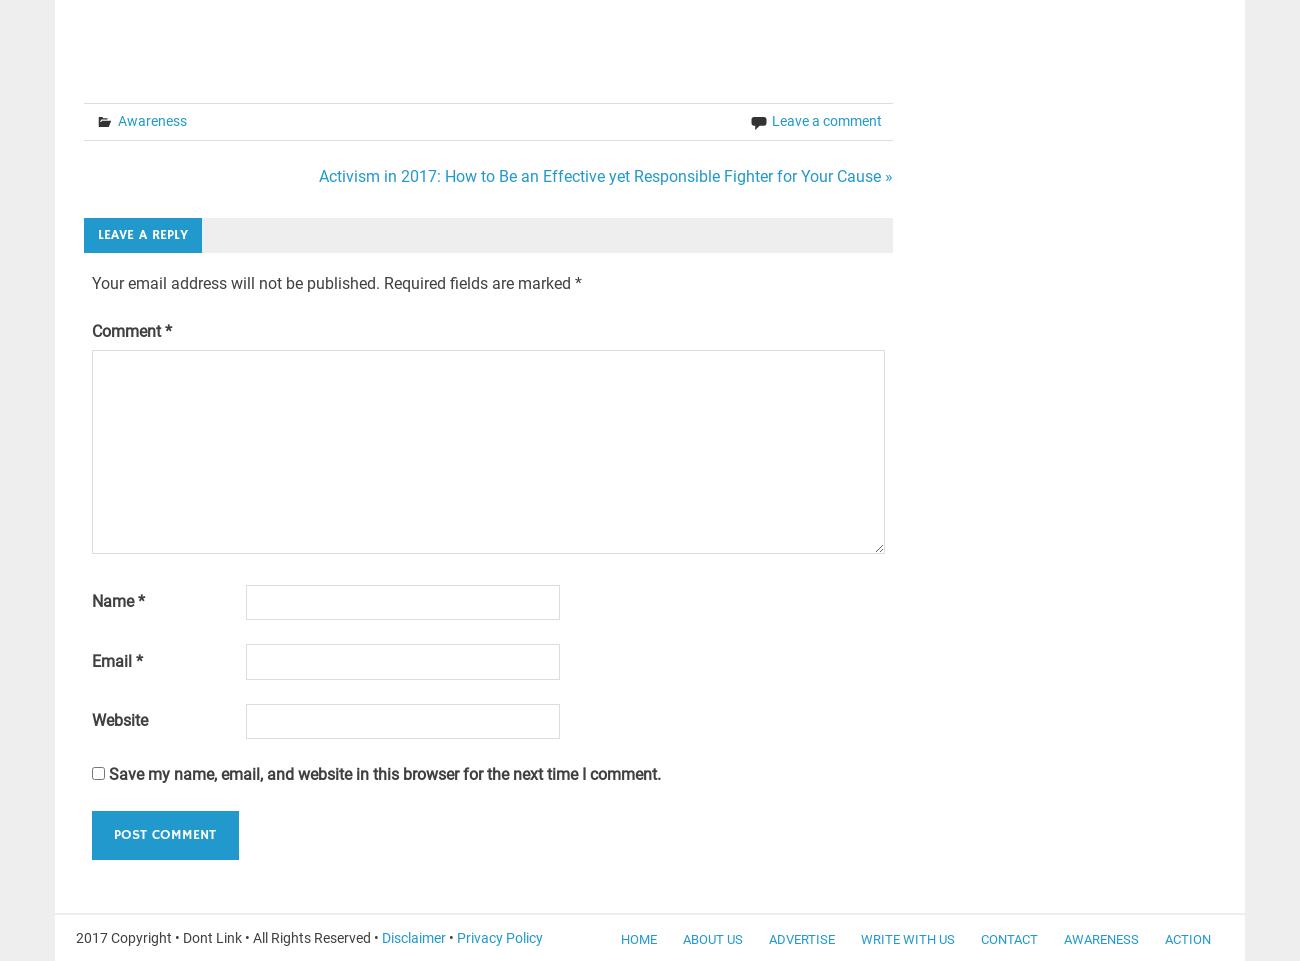 The height and width of the screenshot is (961, 1300). What do you see at coordinates (317, 176) in the screenshot?
I see `'Activism in 2017: How to Be an Effective yet Responsible Fighter for Your Cause »'` at bounding box center [317, 176].